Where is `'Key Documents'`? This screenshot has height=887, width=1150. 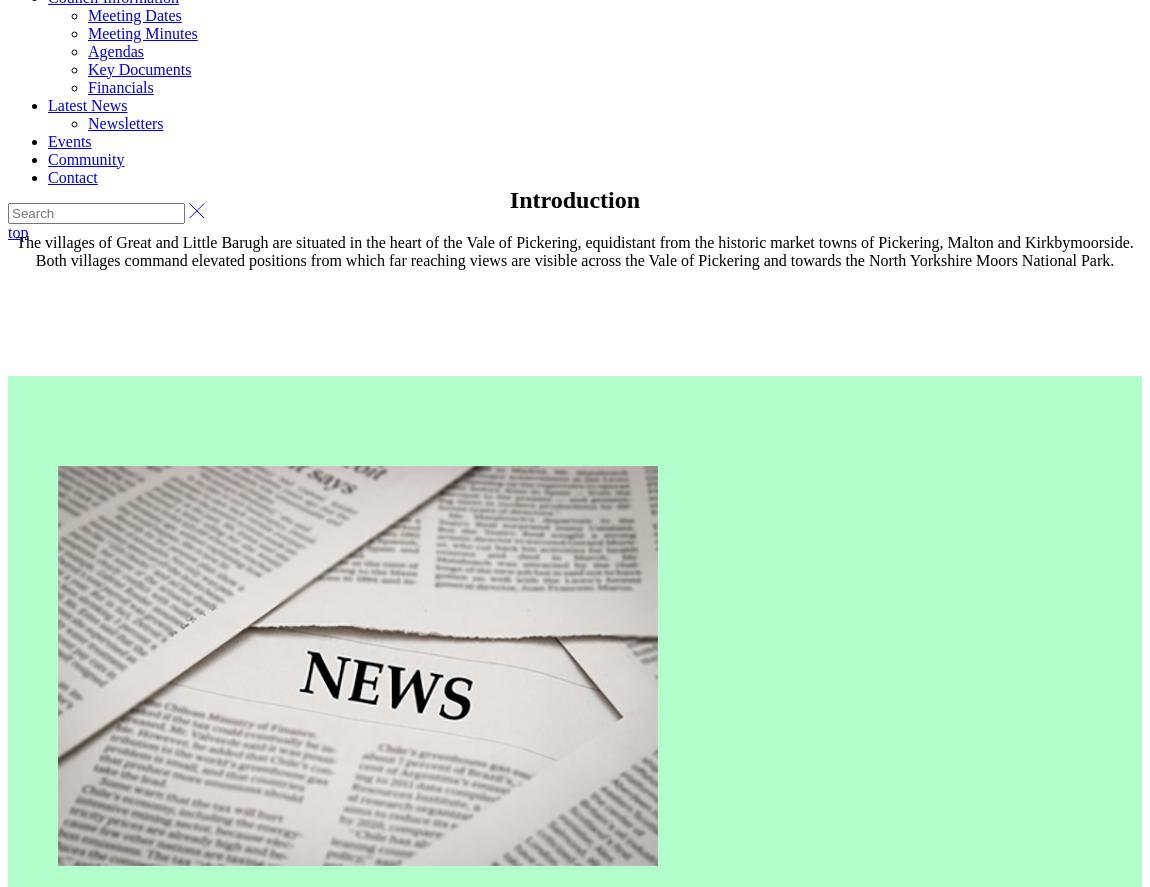 'Key Documents' is located at coordinates (138, 67).